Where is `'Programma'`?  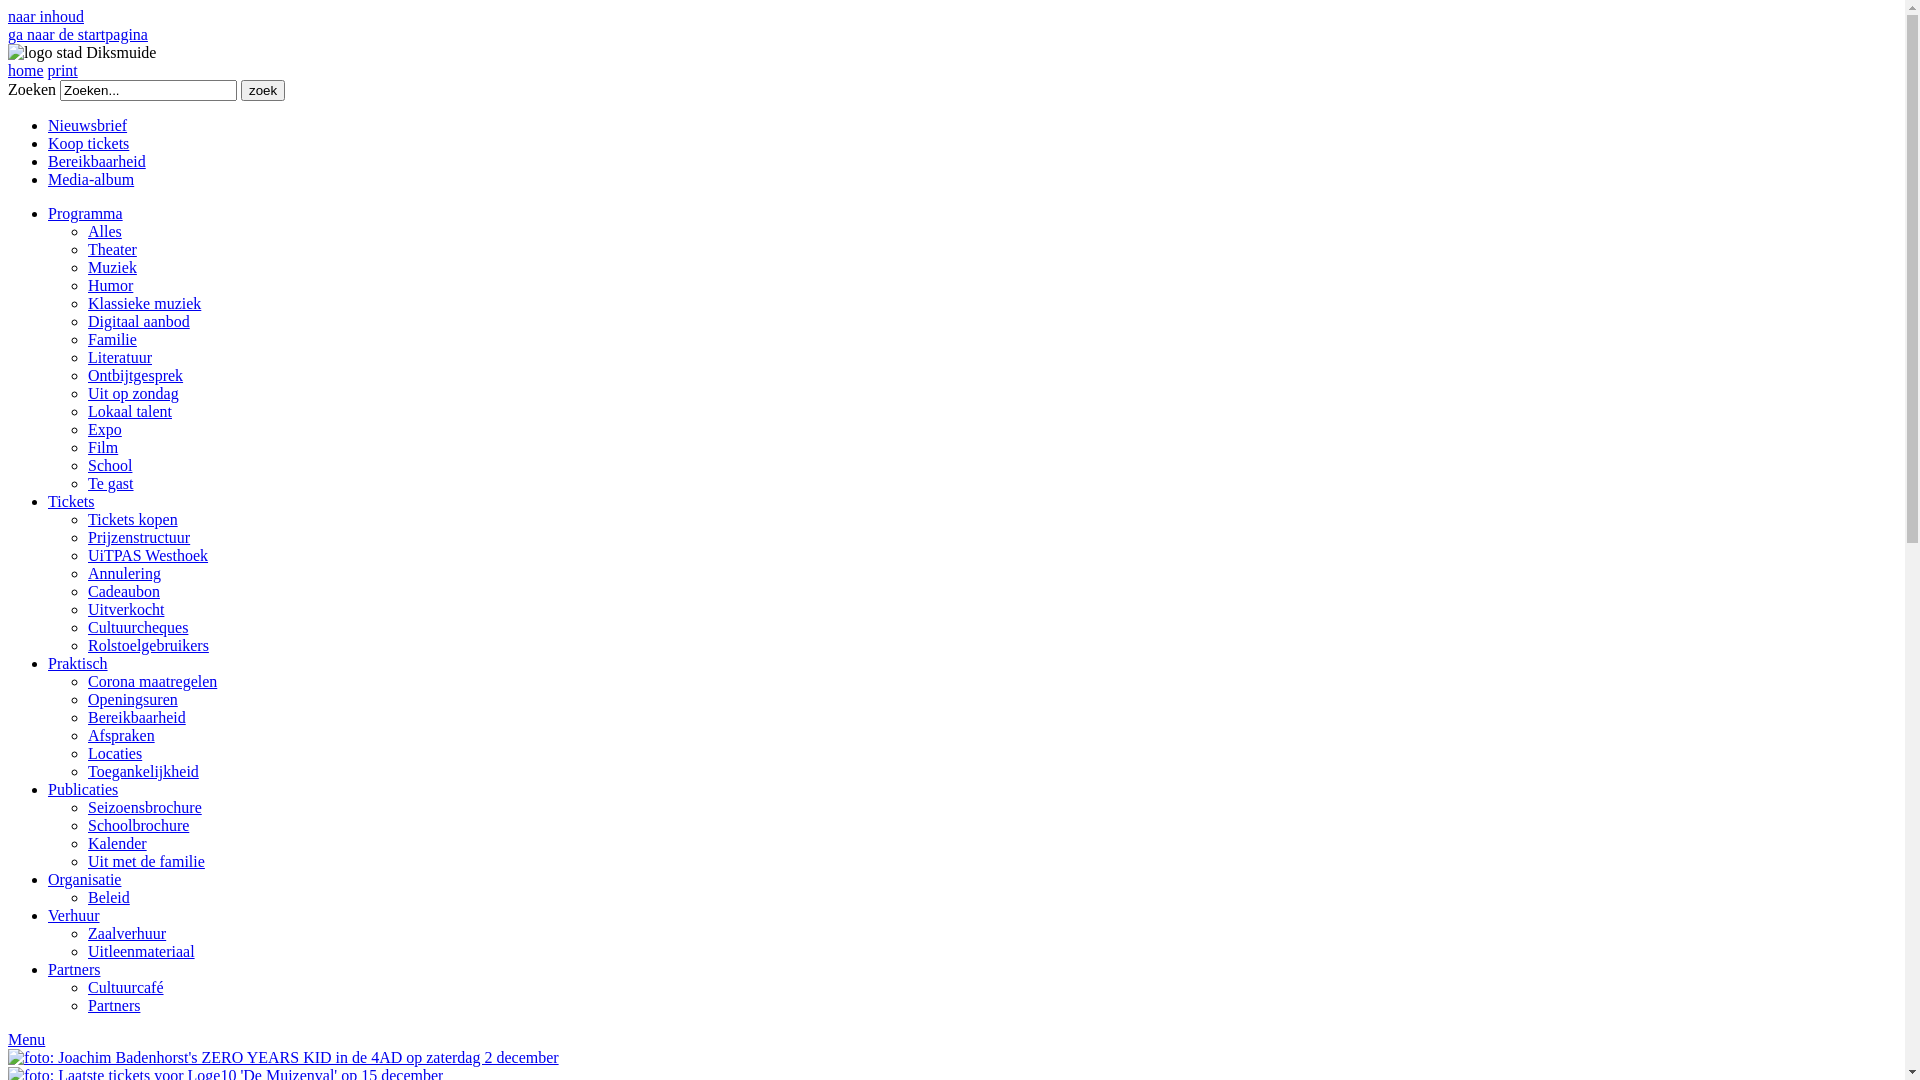 'Programma' is located at coordinates (84, 213).